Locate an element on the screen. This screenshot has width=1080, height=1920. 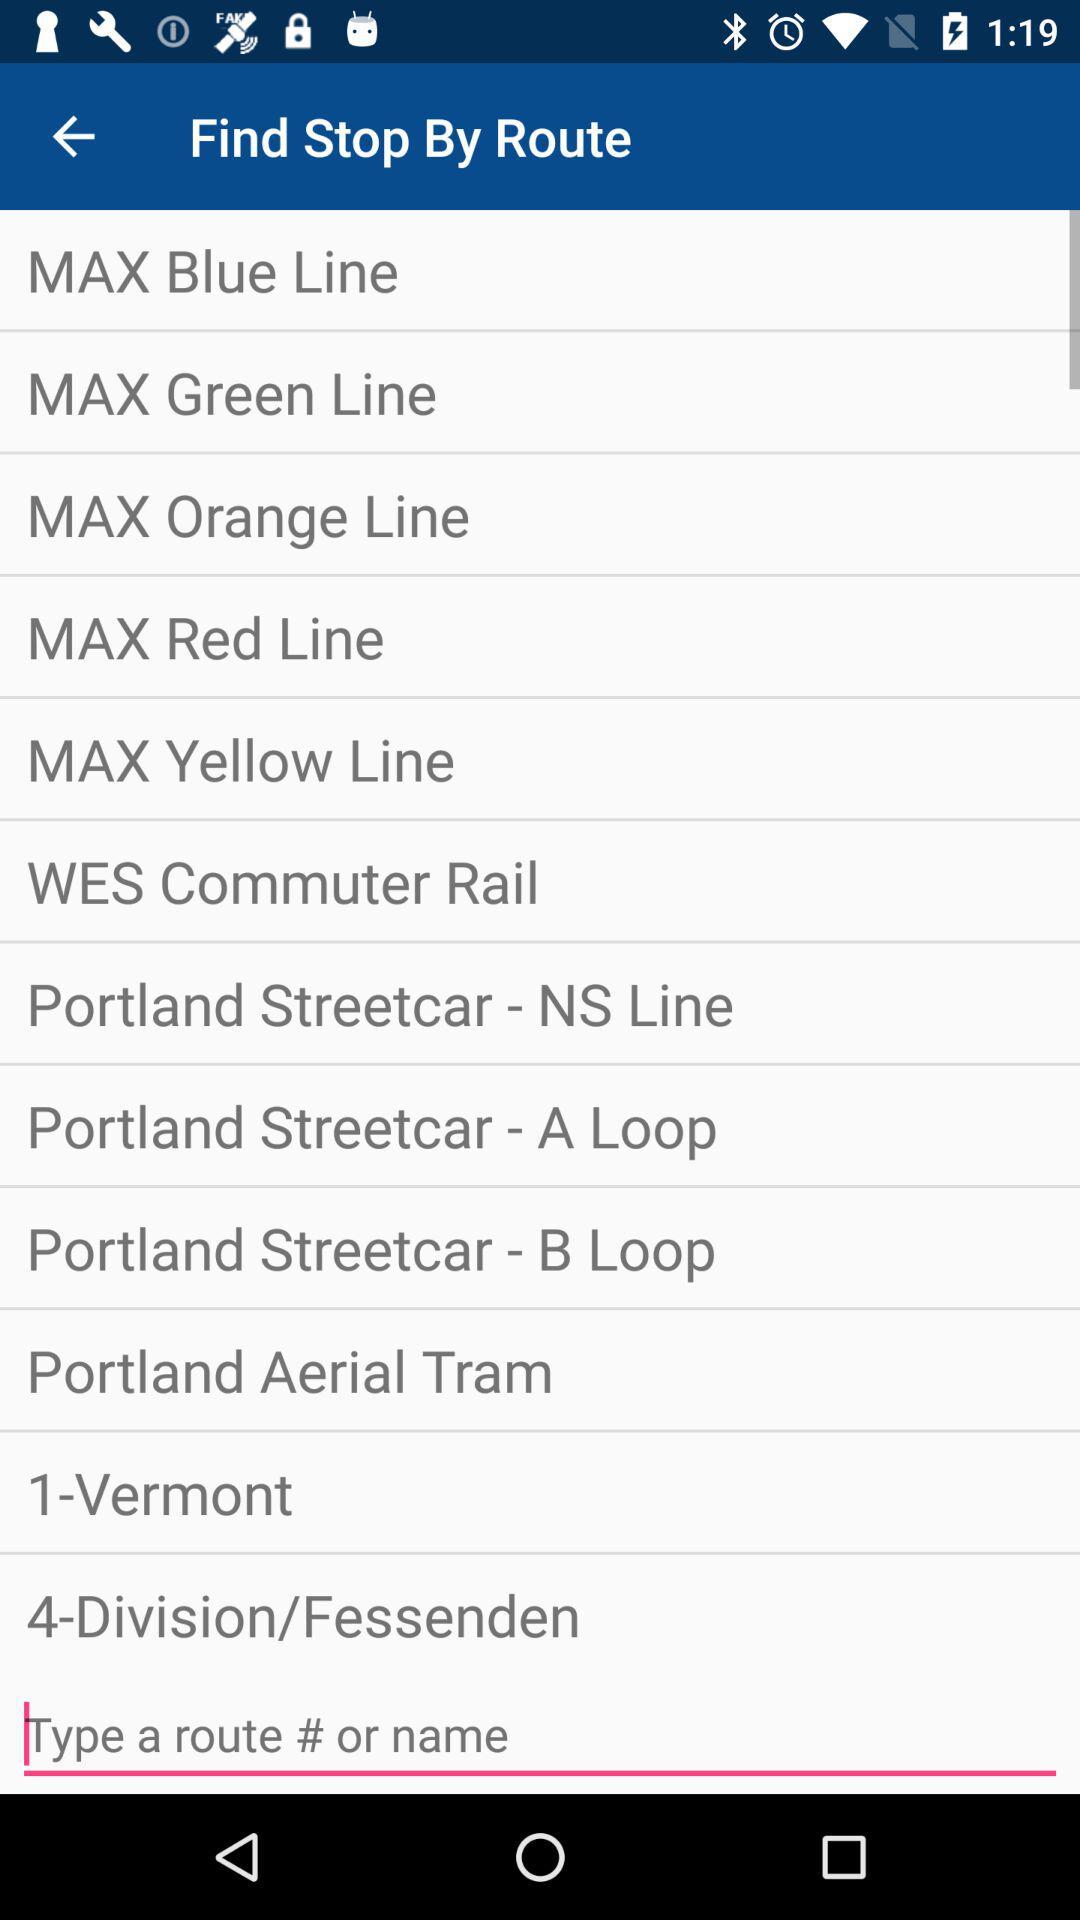
the icon next to the find stop by item is located at coordinates (72, 135).